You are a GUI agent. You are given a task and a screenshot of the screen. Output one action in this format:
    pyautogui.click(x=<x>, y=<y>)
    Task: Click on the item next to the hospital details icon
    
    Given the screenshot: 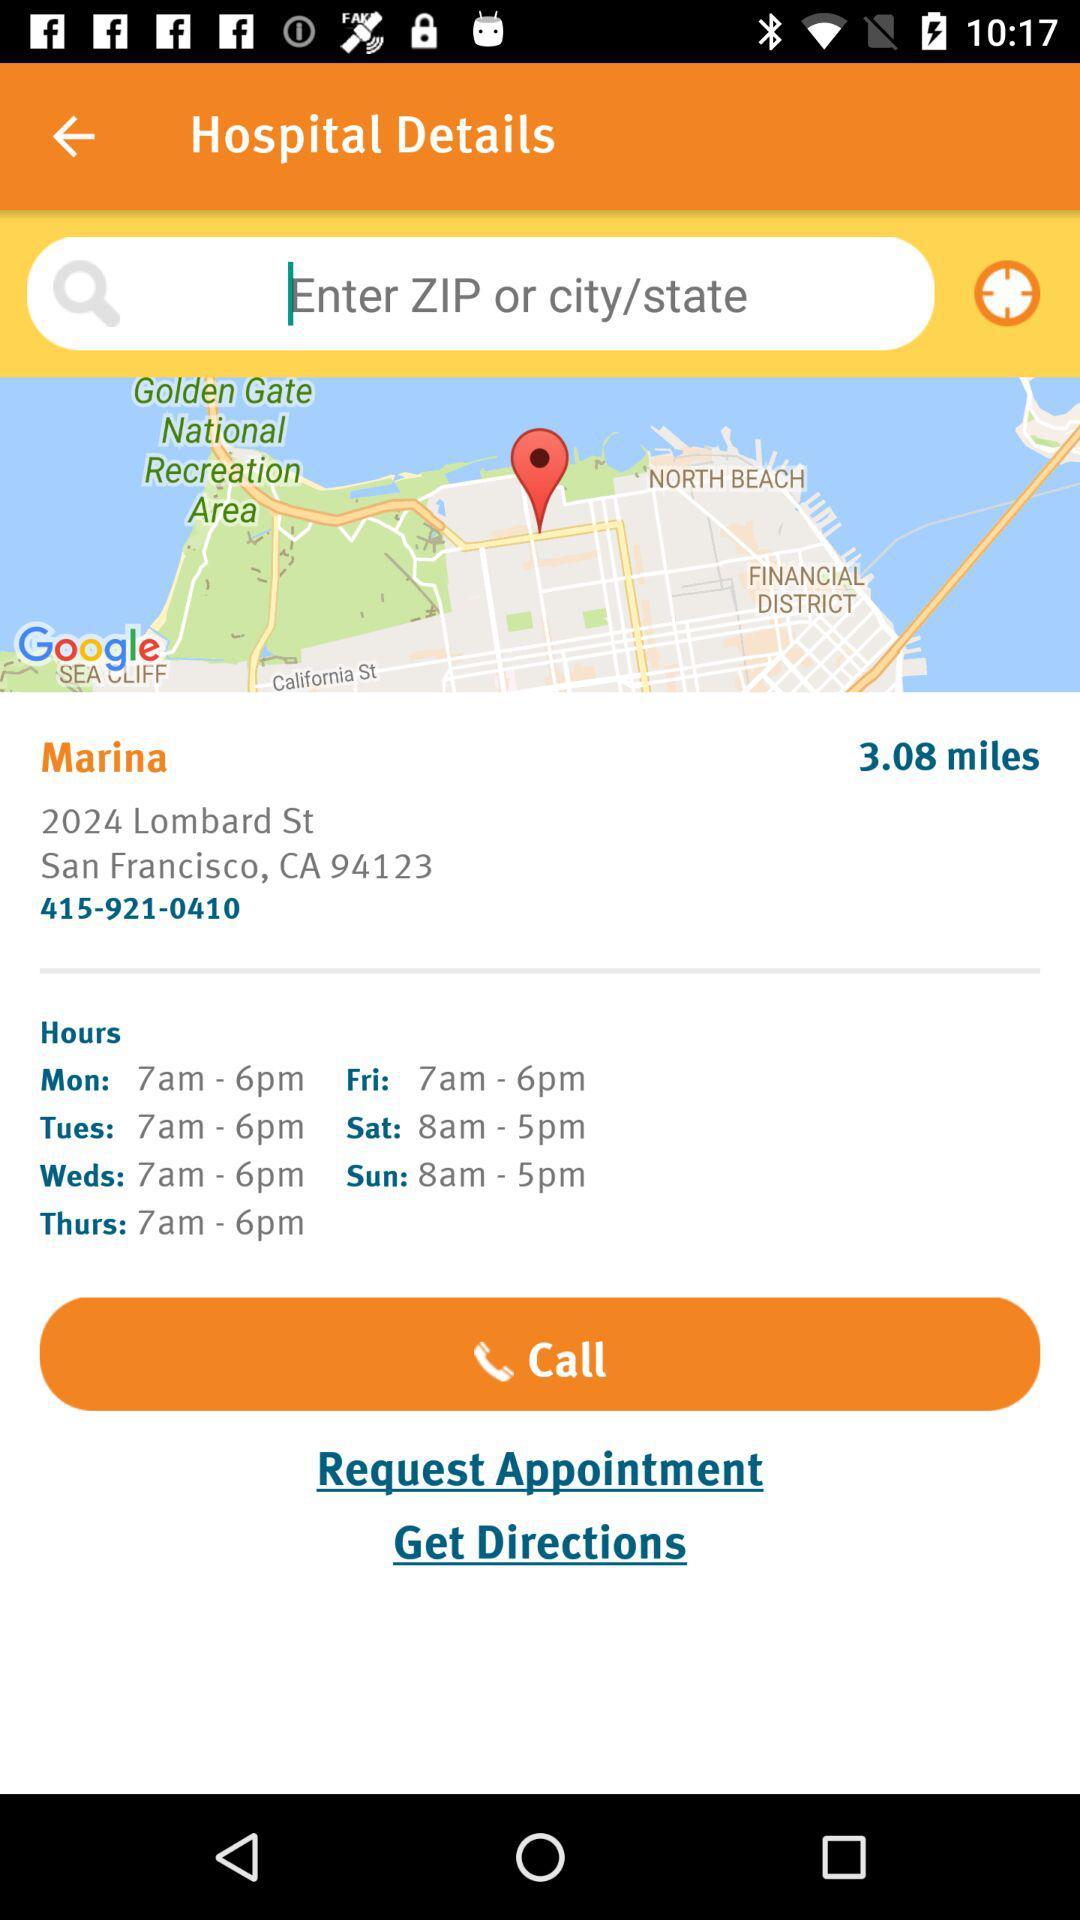 What is the action you would take?
    pyautogui.click(x=72, y=135)
    